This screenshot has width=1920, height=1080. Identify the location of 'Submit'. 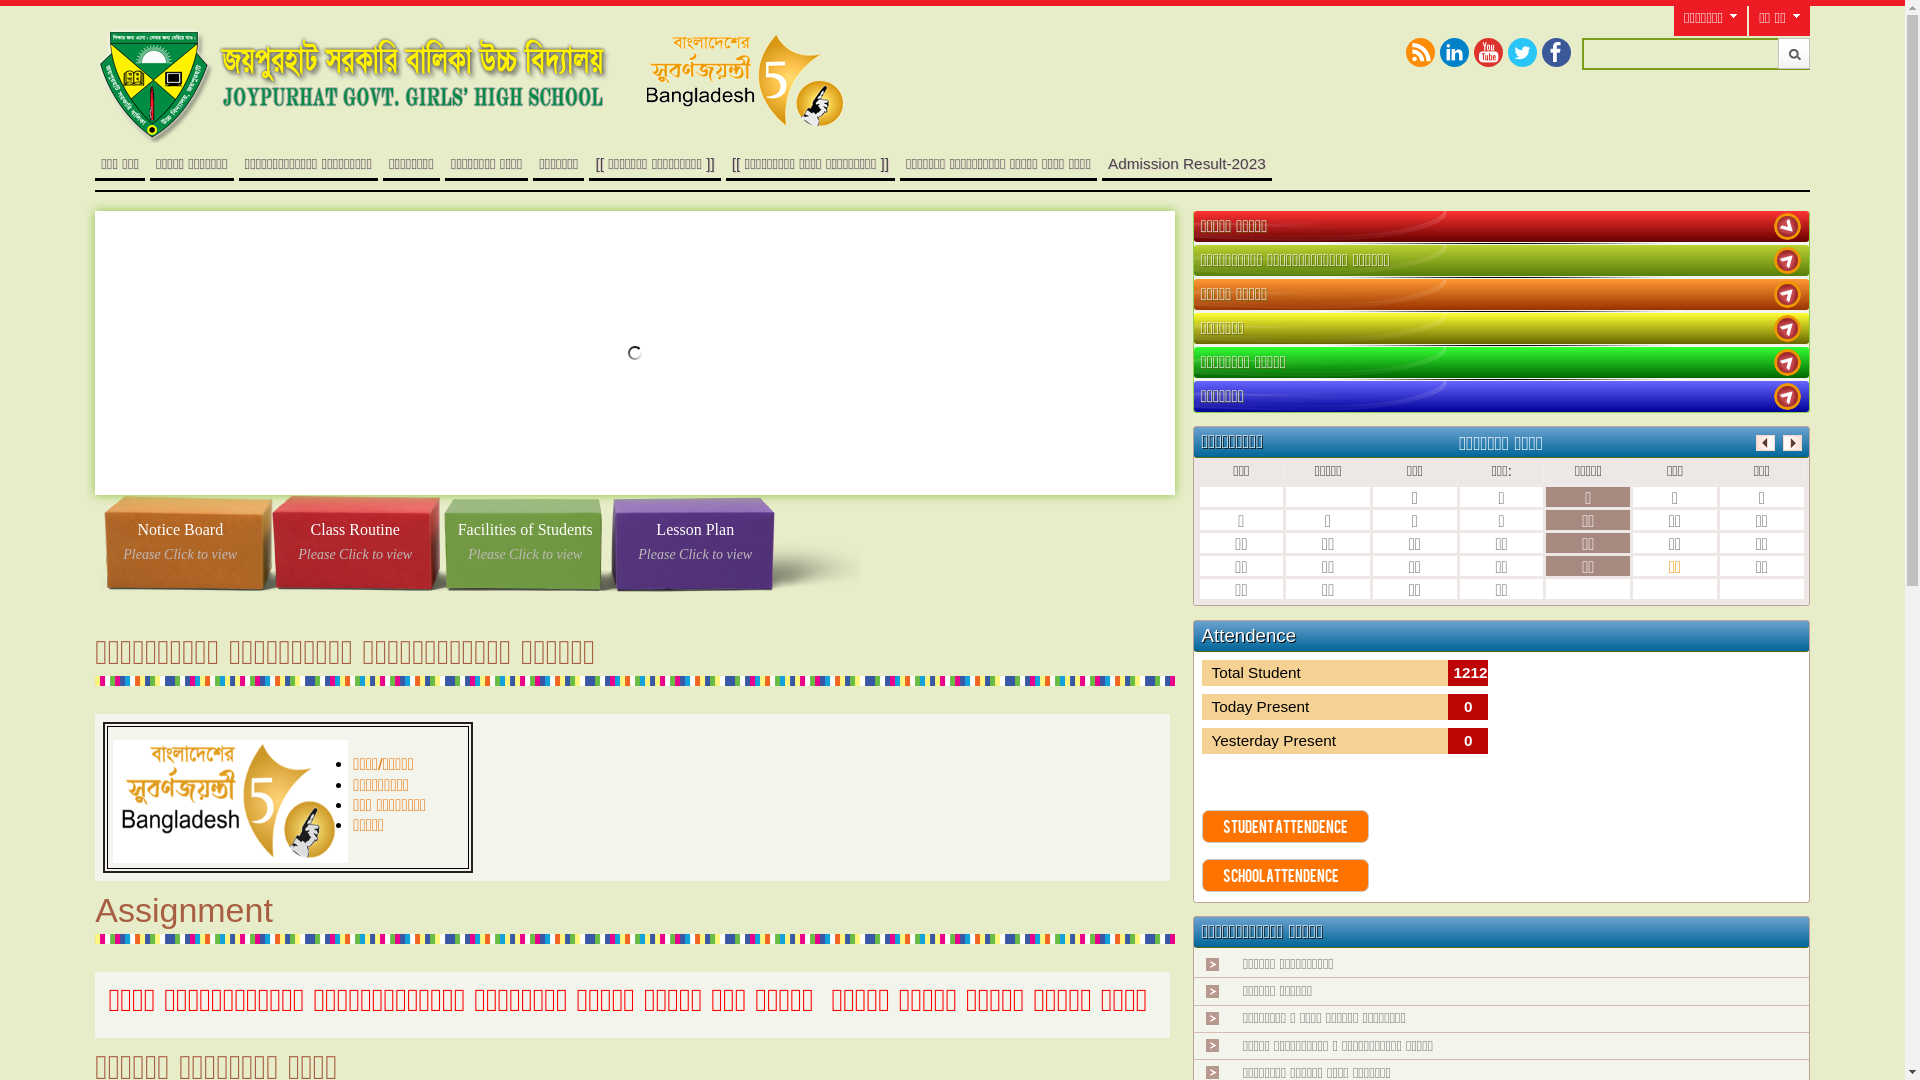
(1794, 52).